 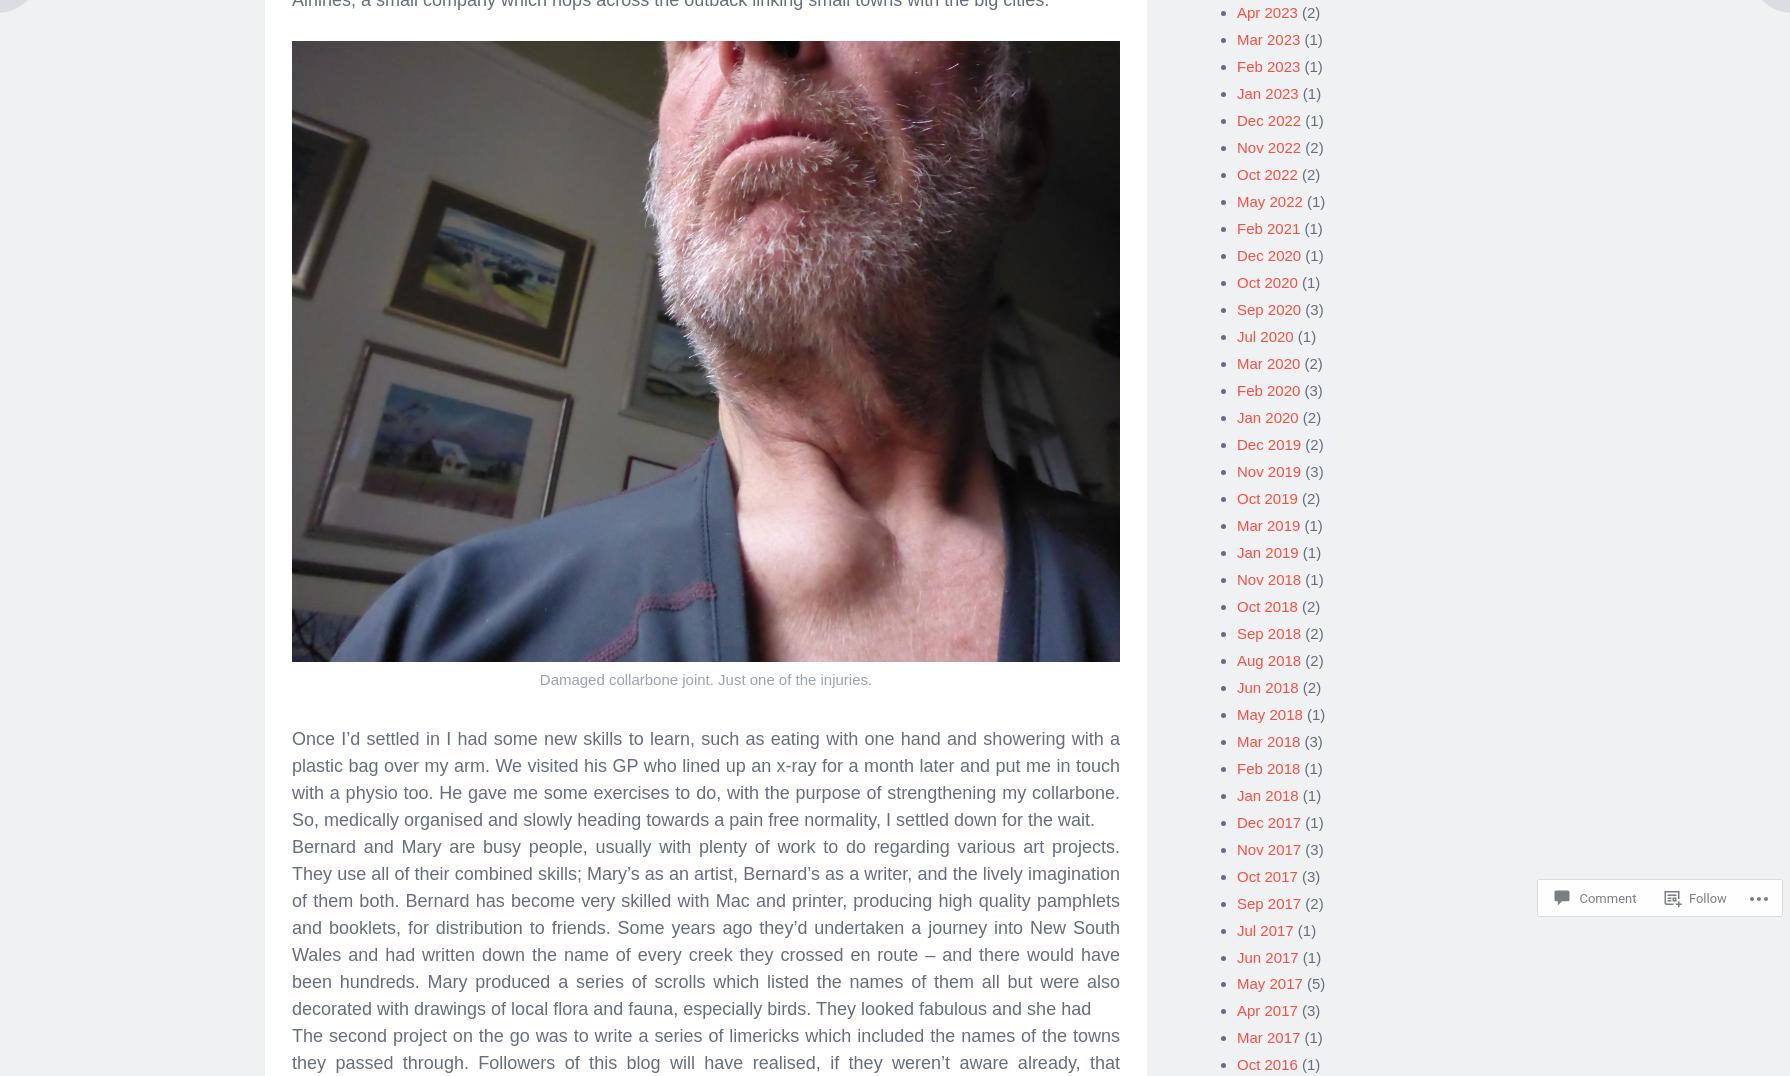 I want to click on 'Feb 2023', so click(x=1268, y=59).